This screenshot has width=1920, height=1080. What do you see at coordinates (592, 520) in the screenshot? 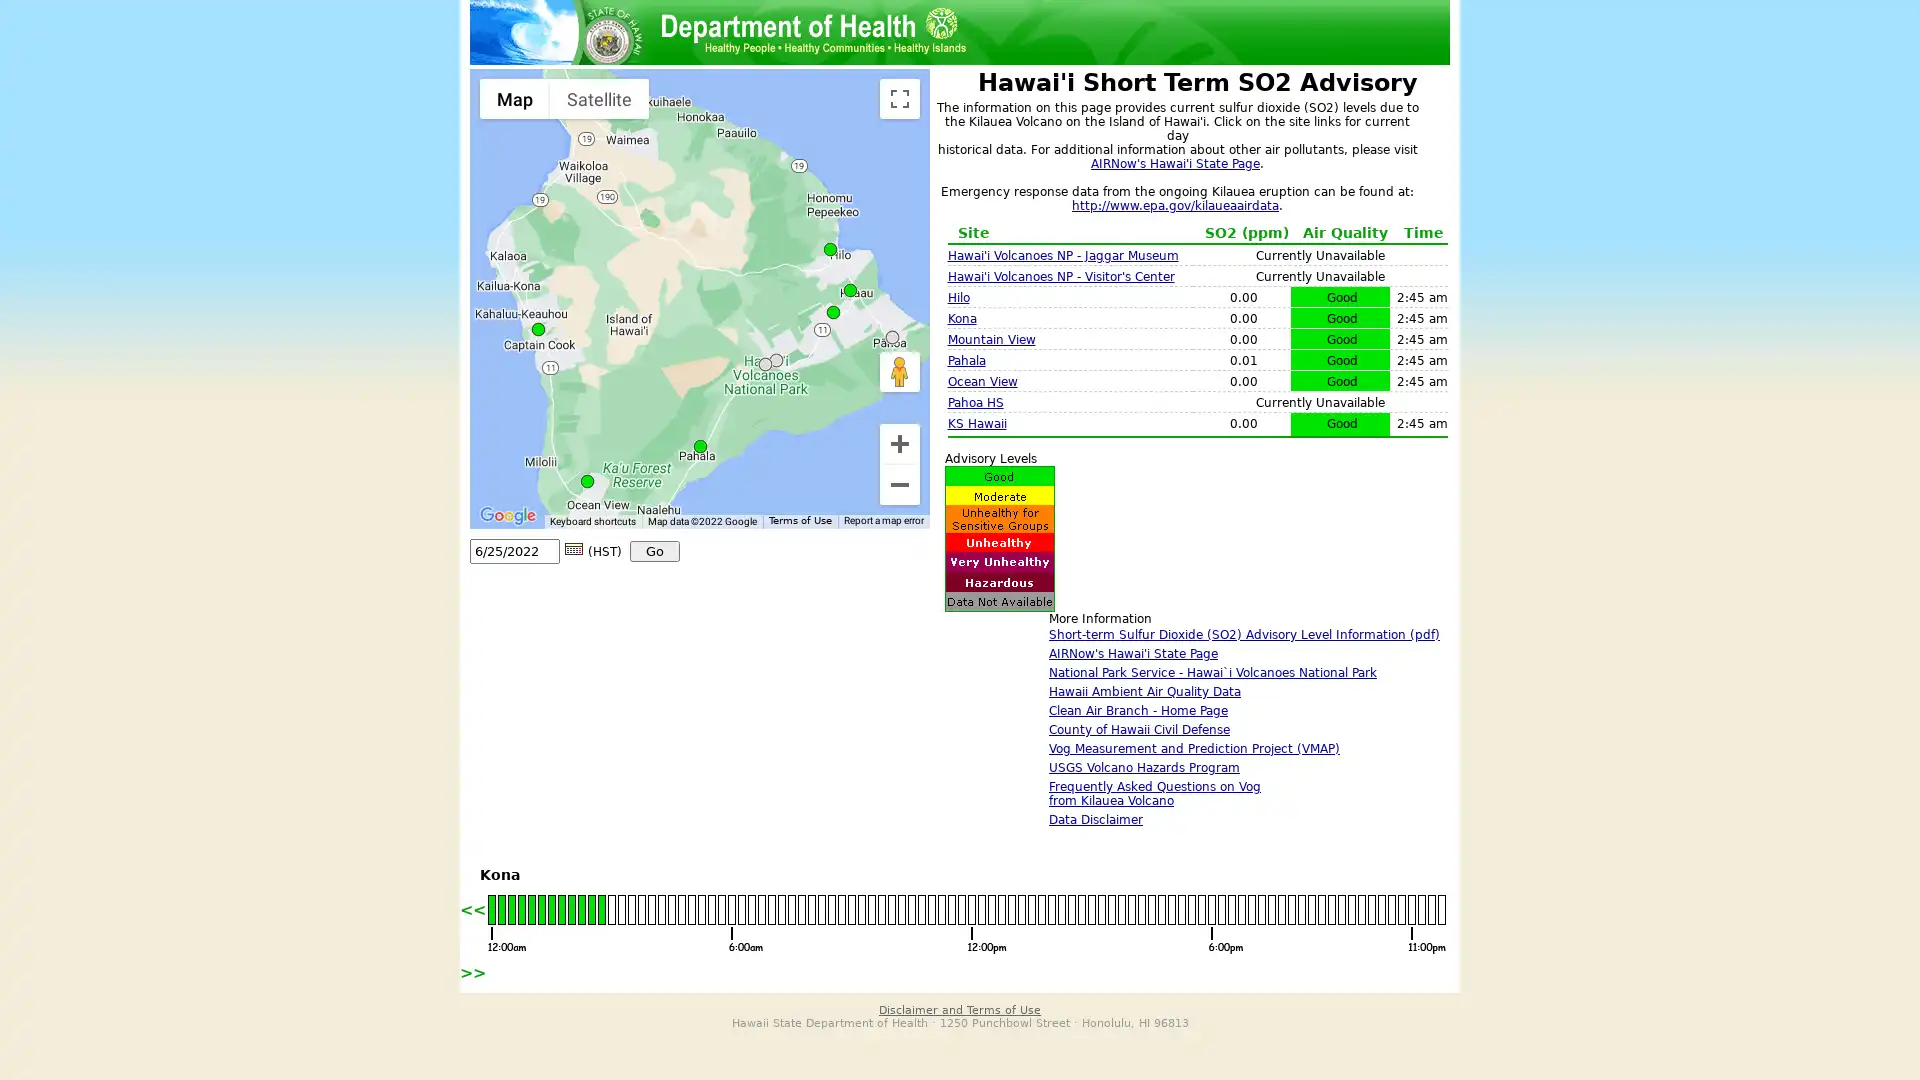
I see `Keyboard shortcuts` at bounding box center [592, 520].